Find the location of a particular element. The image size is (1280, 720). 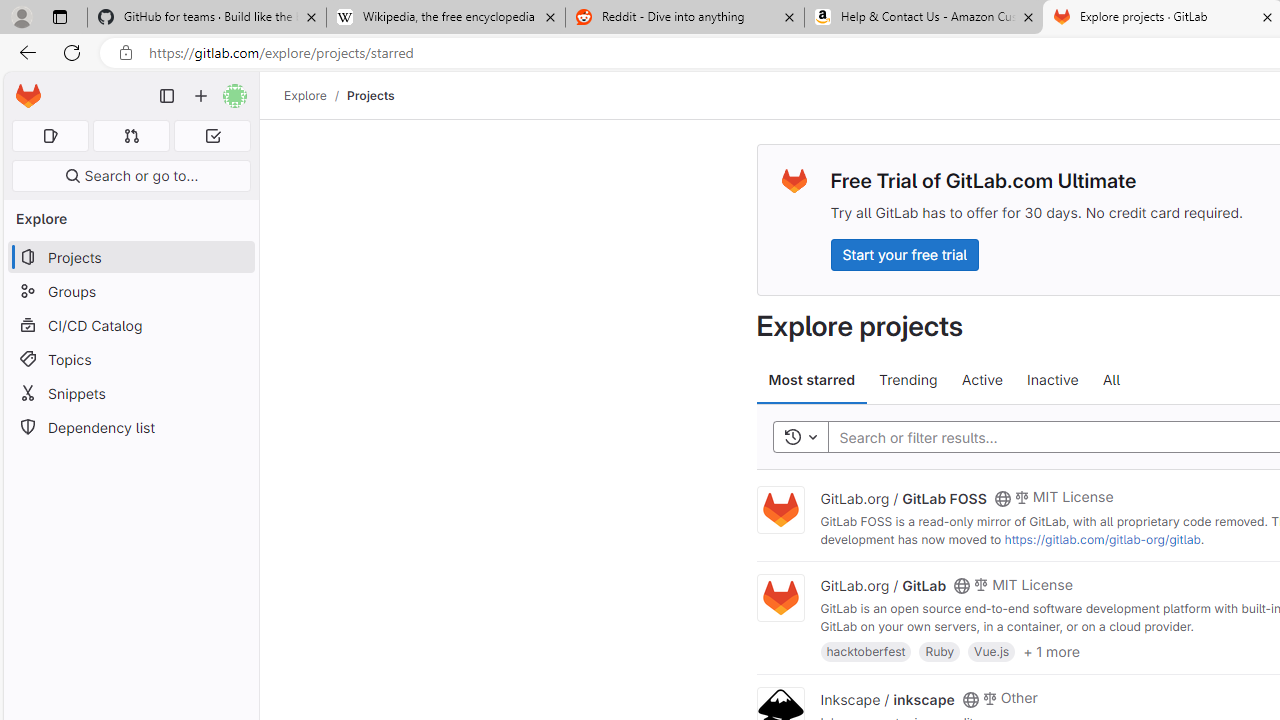

'Ruby' is located at coordinates (939, 651).